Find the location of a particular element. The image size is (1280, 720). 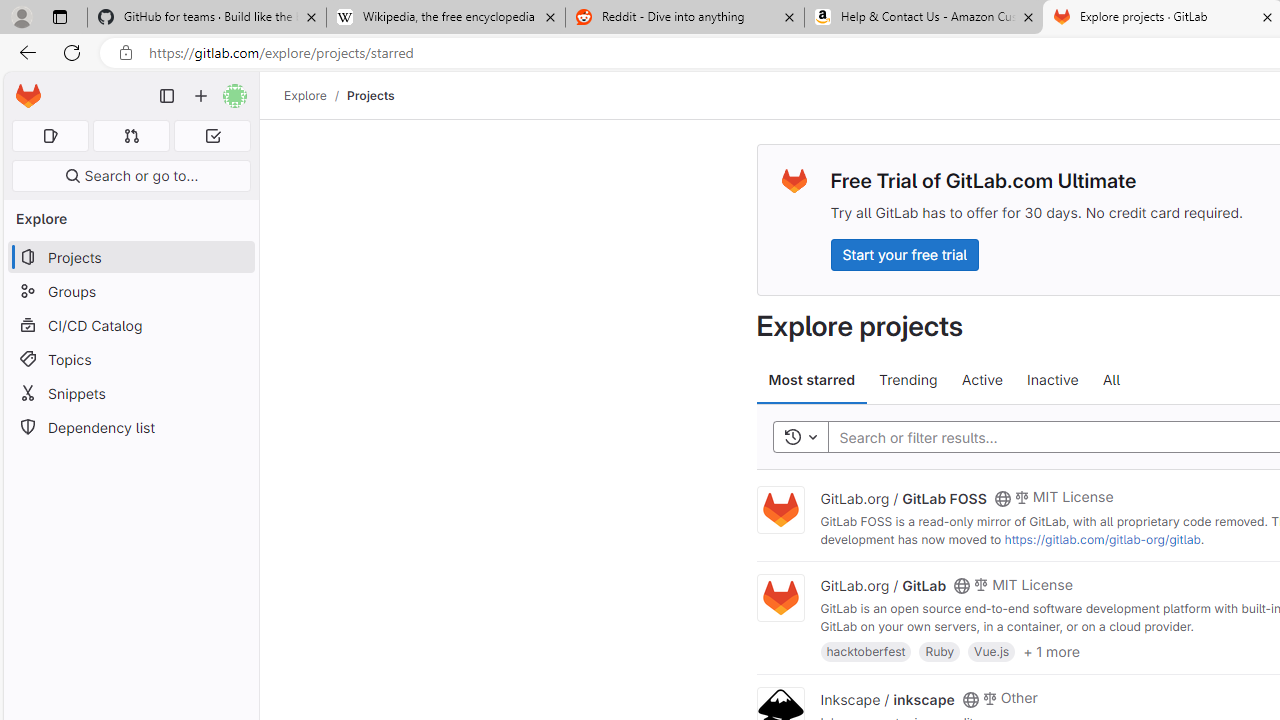

'Ruby' is located at coordinates (939, 651).